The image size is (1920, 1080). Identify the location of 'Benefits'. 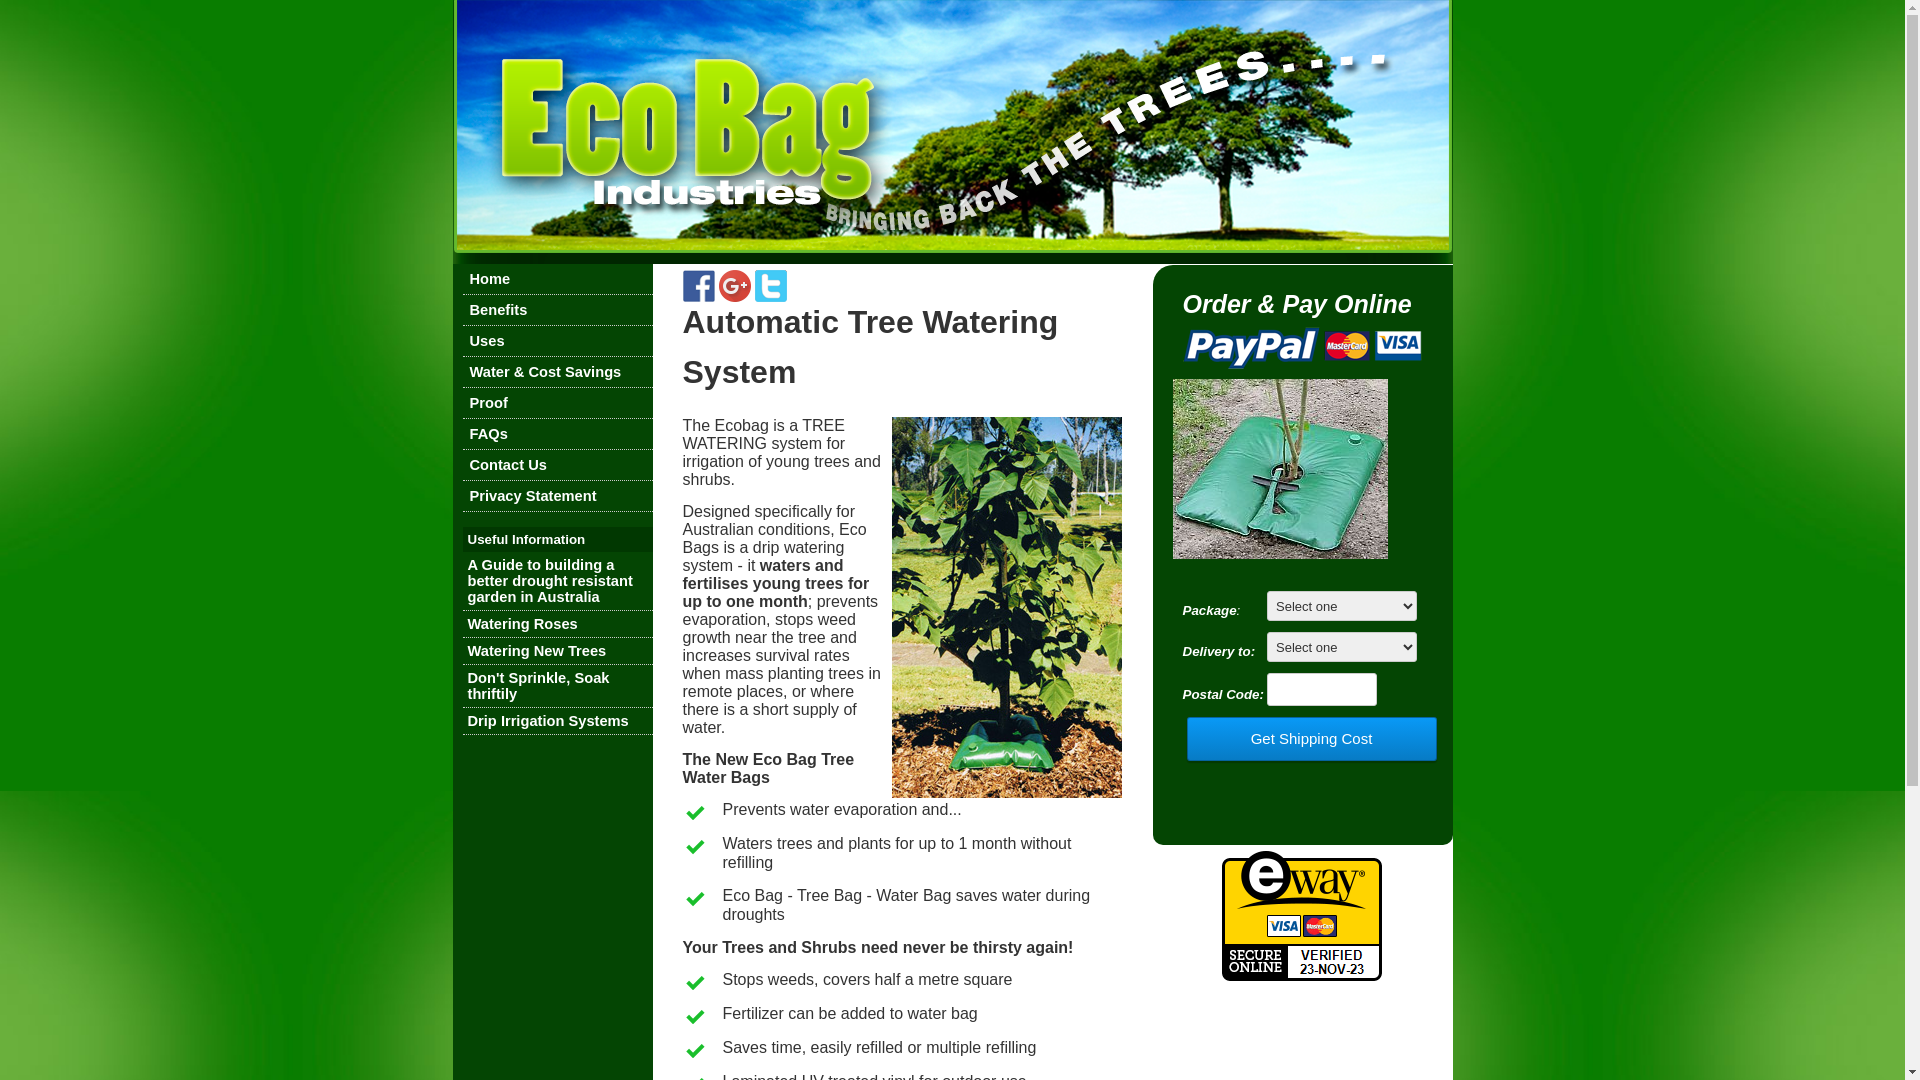
(499, 309).